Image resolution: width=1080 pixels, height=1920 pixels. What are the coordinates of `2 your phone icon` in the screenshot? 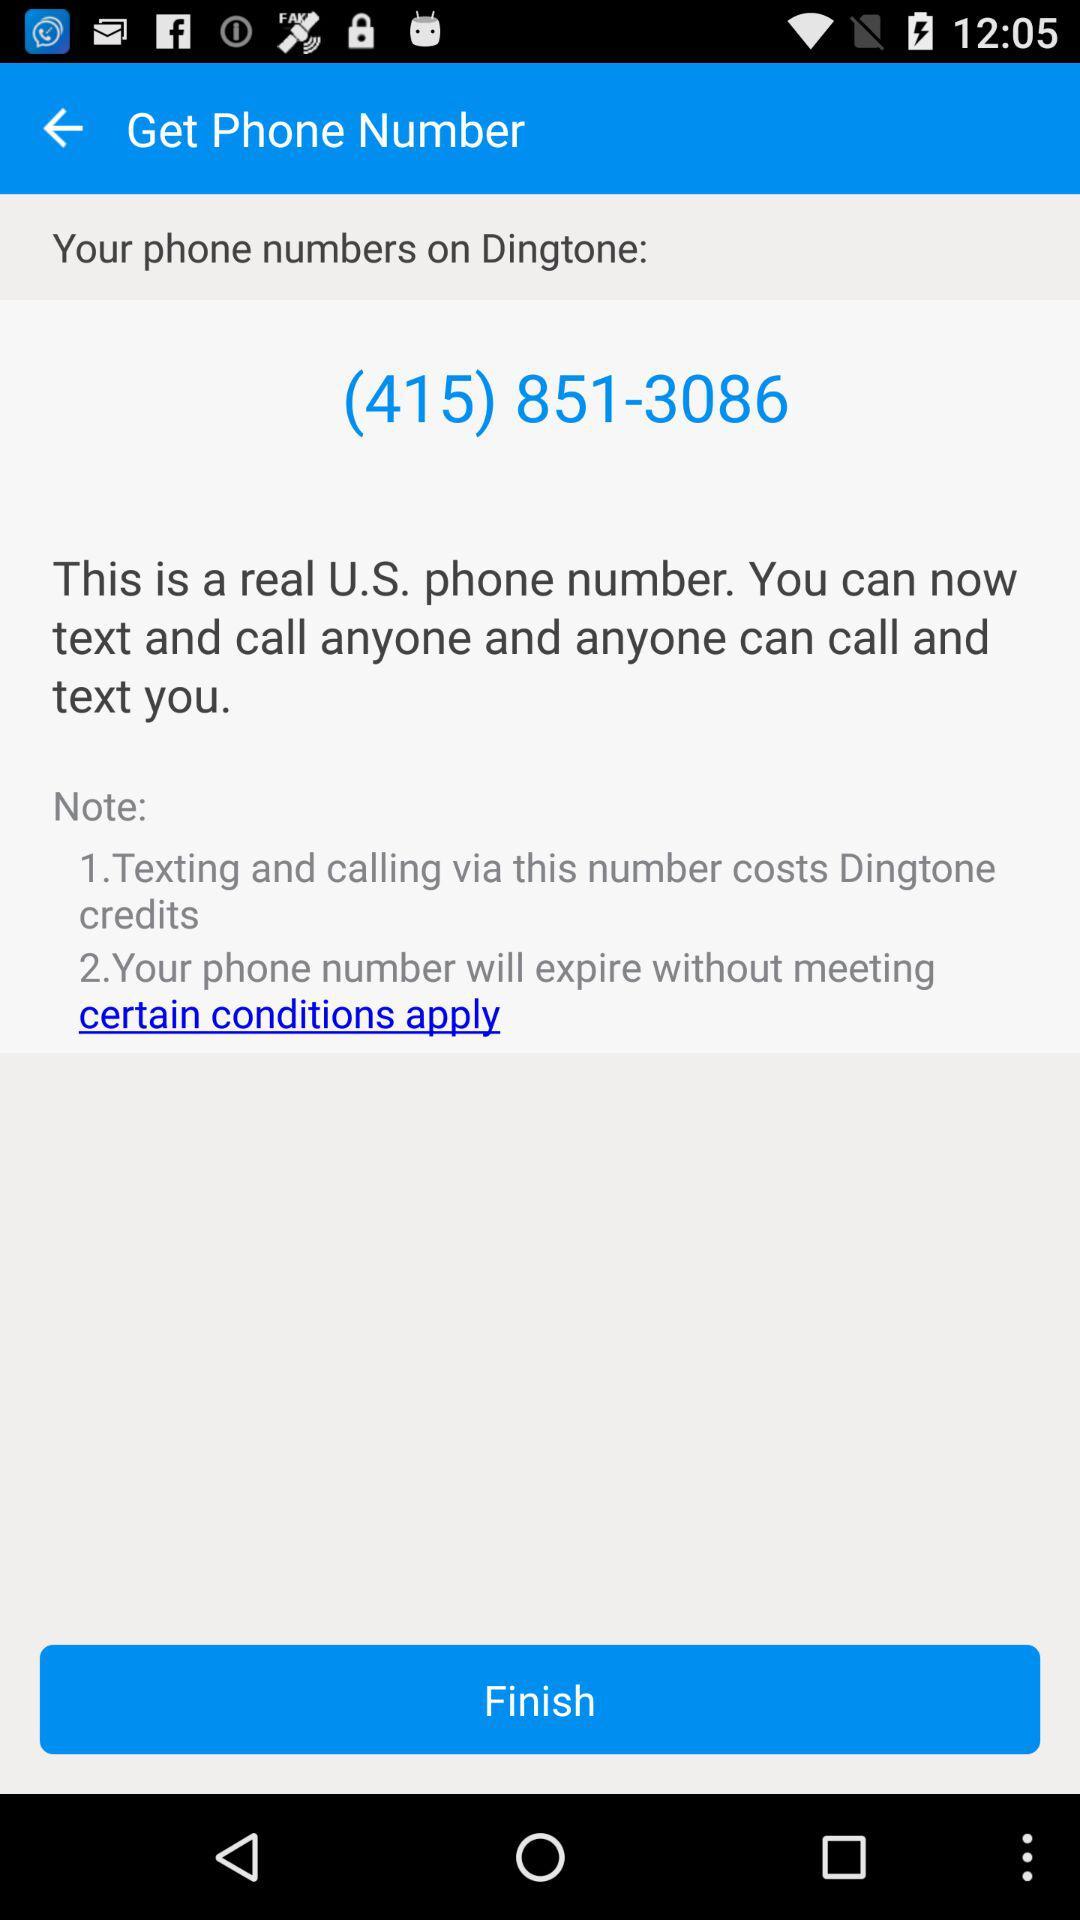 It's located at (540, 989).